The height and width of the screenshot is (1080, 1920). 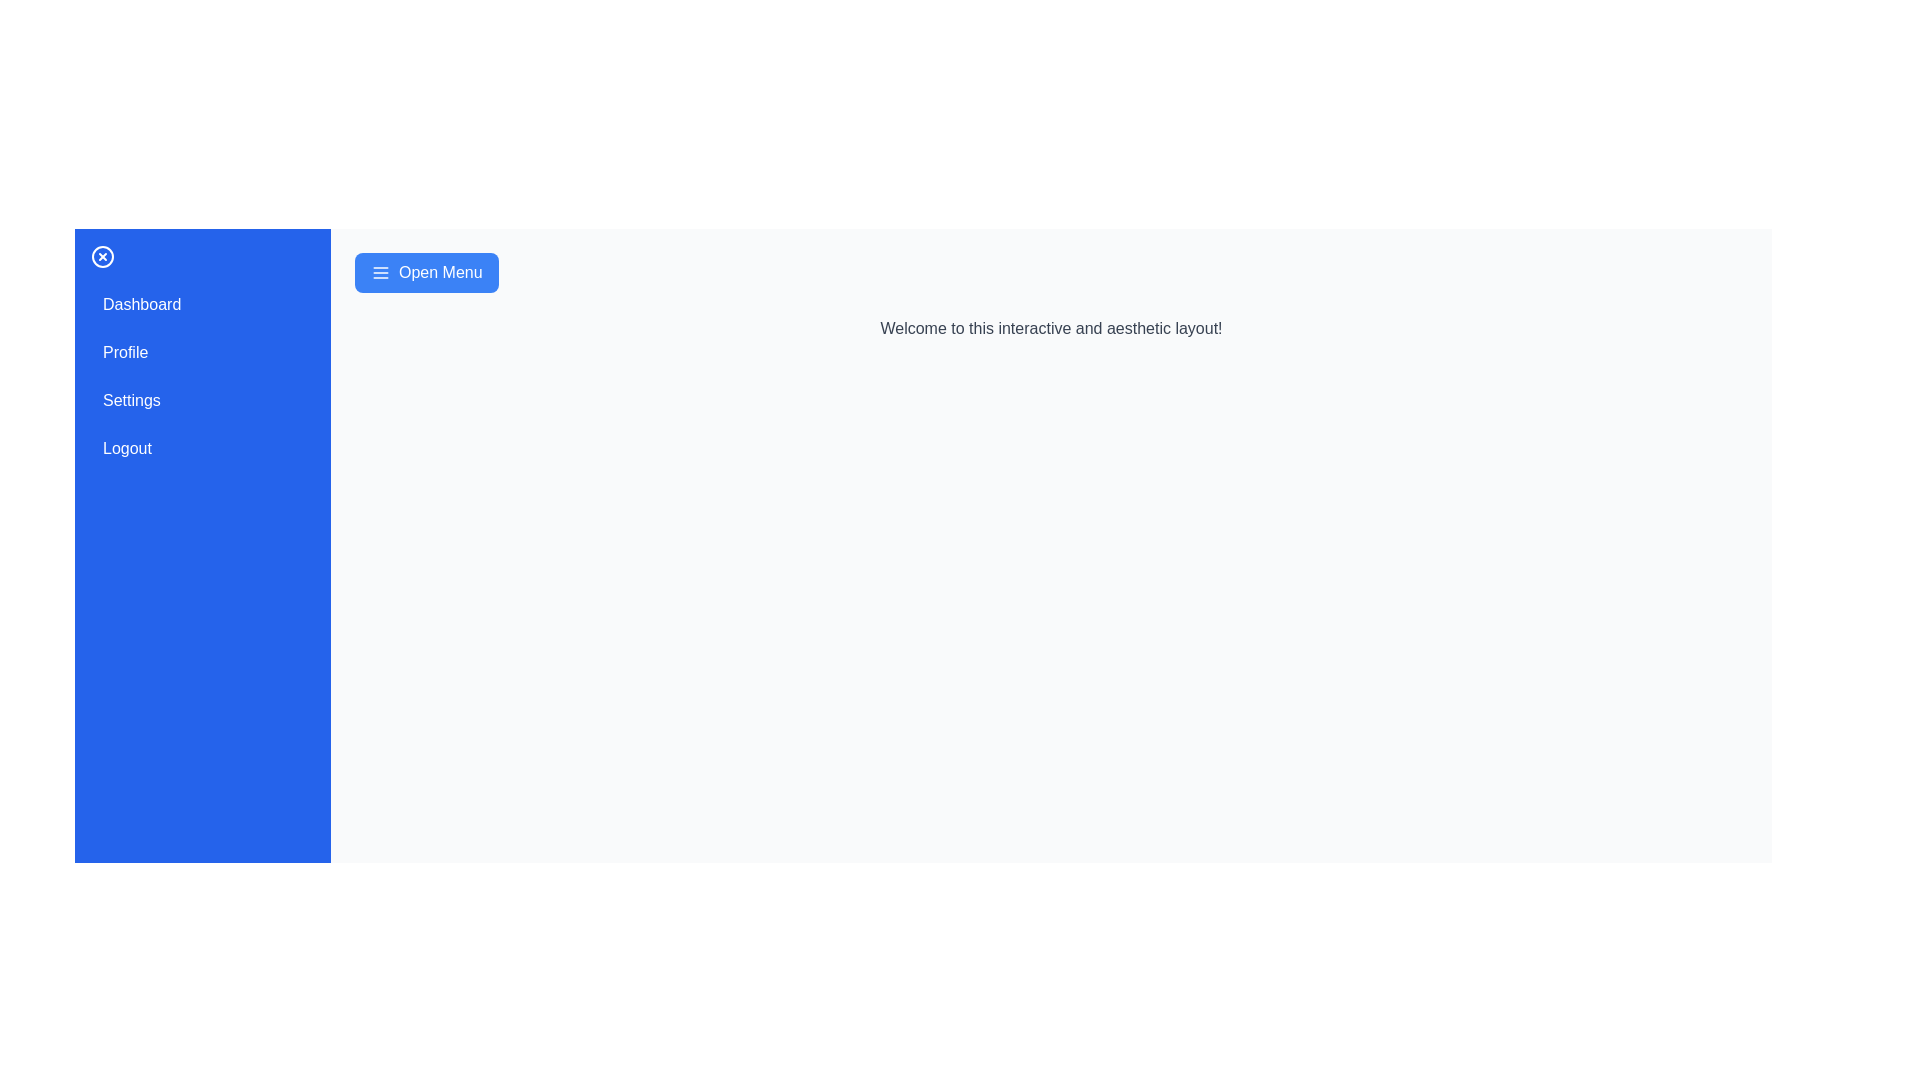 I want to click on the menu item Dashboard in the sidebar, so click(x=202, y=304).